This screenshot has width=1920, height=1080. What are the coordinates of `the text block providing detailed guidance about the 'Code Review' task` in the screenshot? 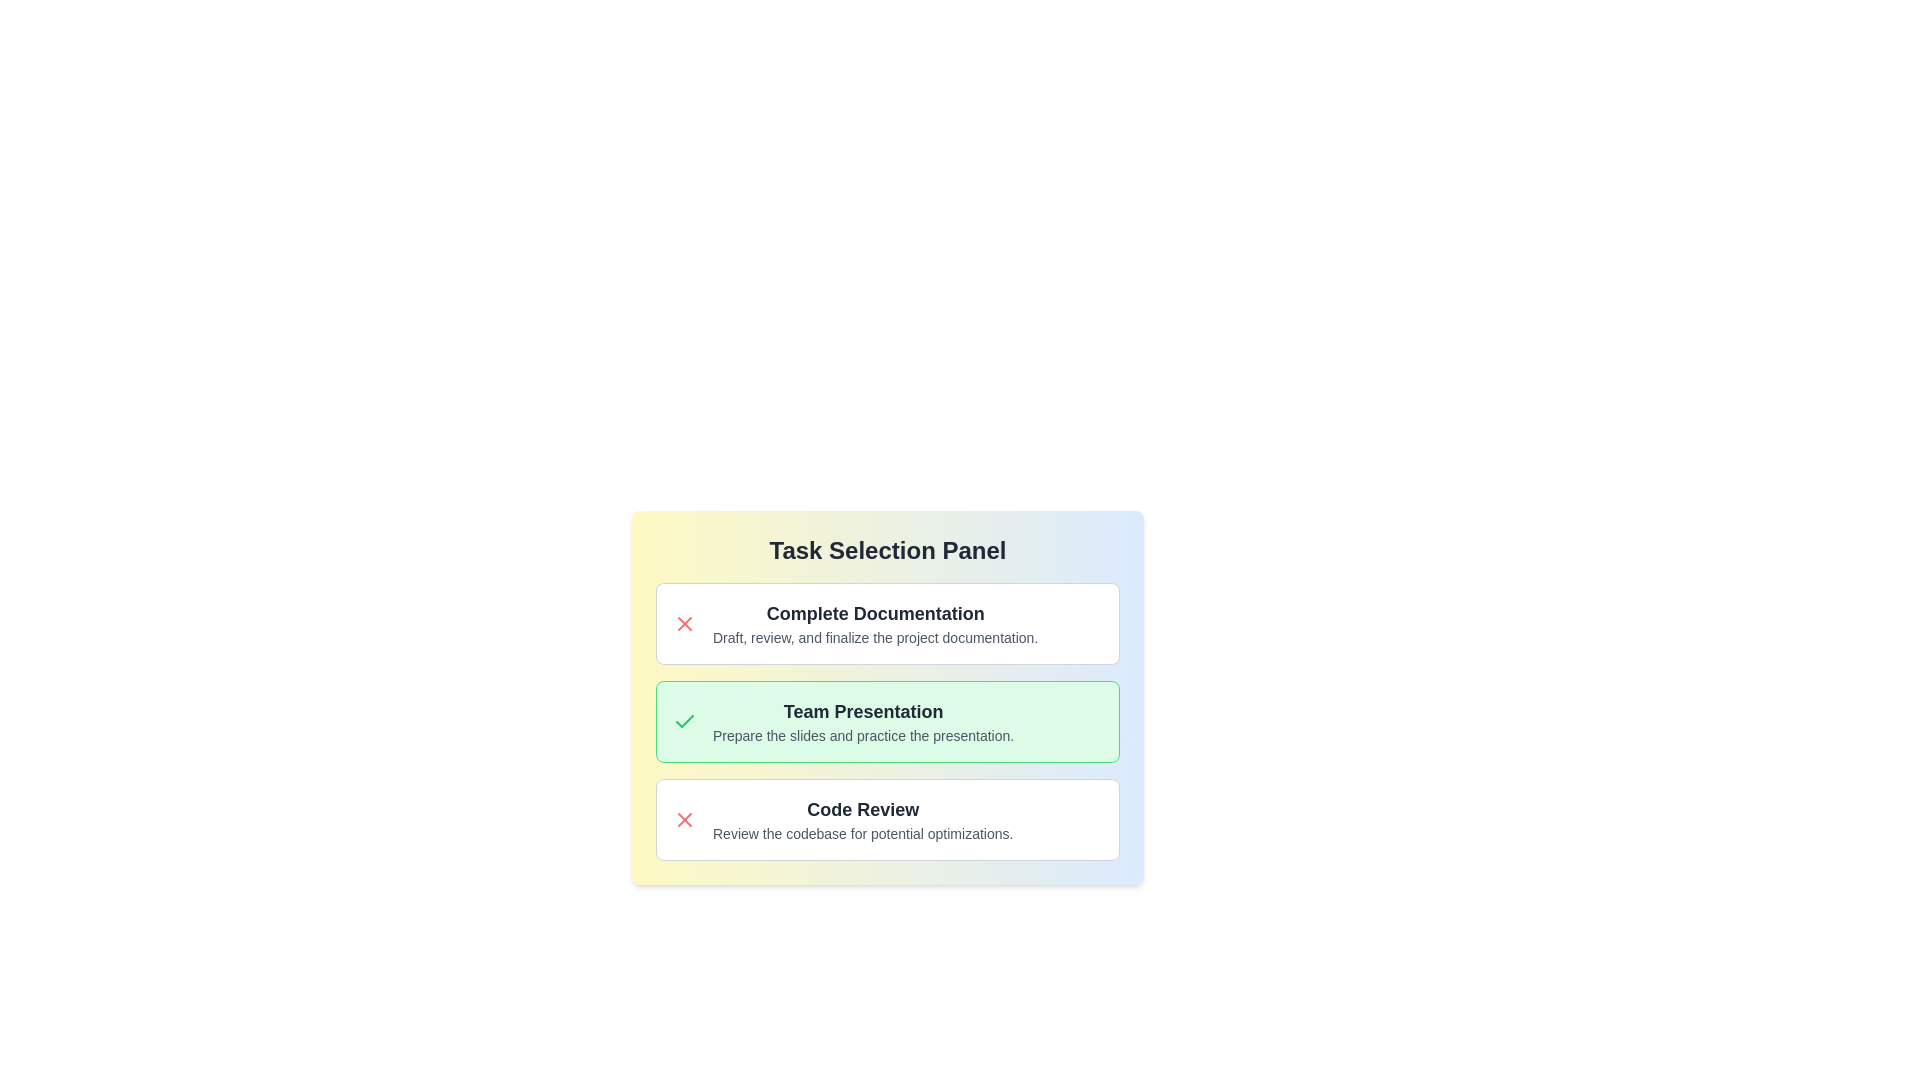 It's located at (863, 833).